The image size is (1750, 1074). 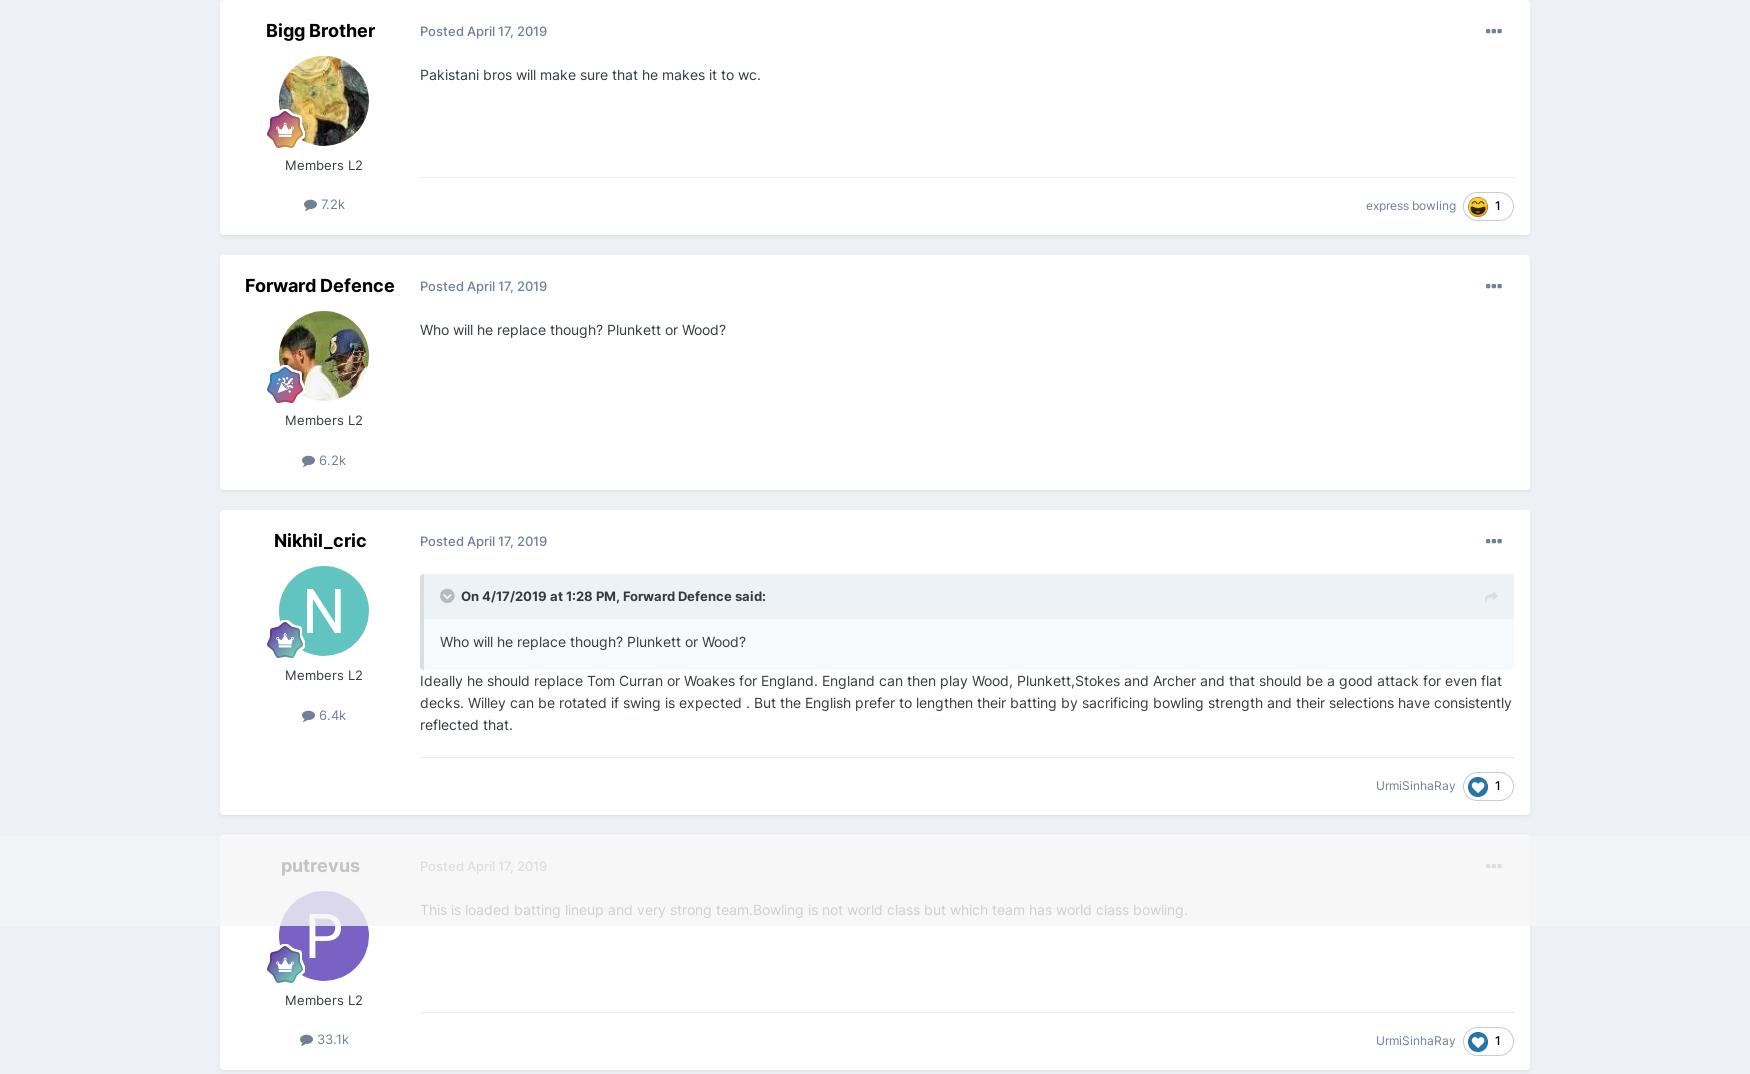 What do you see at coordinates (319, 863) in the screenshot?
I see `'putrevus'` at bounding box center [319, 863].